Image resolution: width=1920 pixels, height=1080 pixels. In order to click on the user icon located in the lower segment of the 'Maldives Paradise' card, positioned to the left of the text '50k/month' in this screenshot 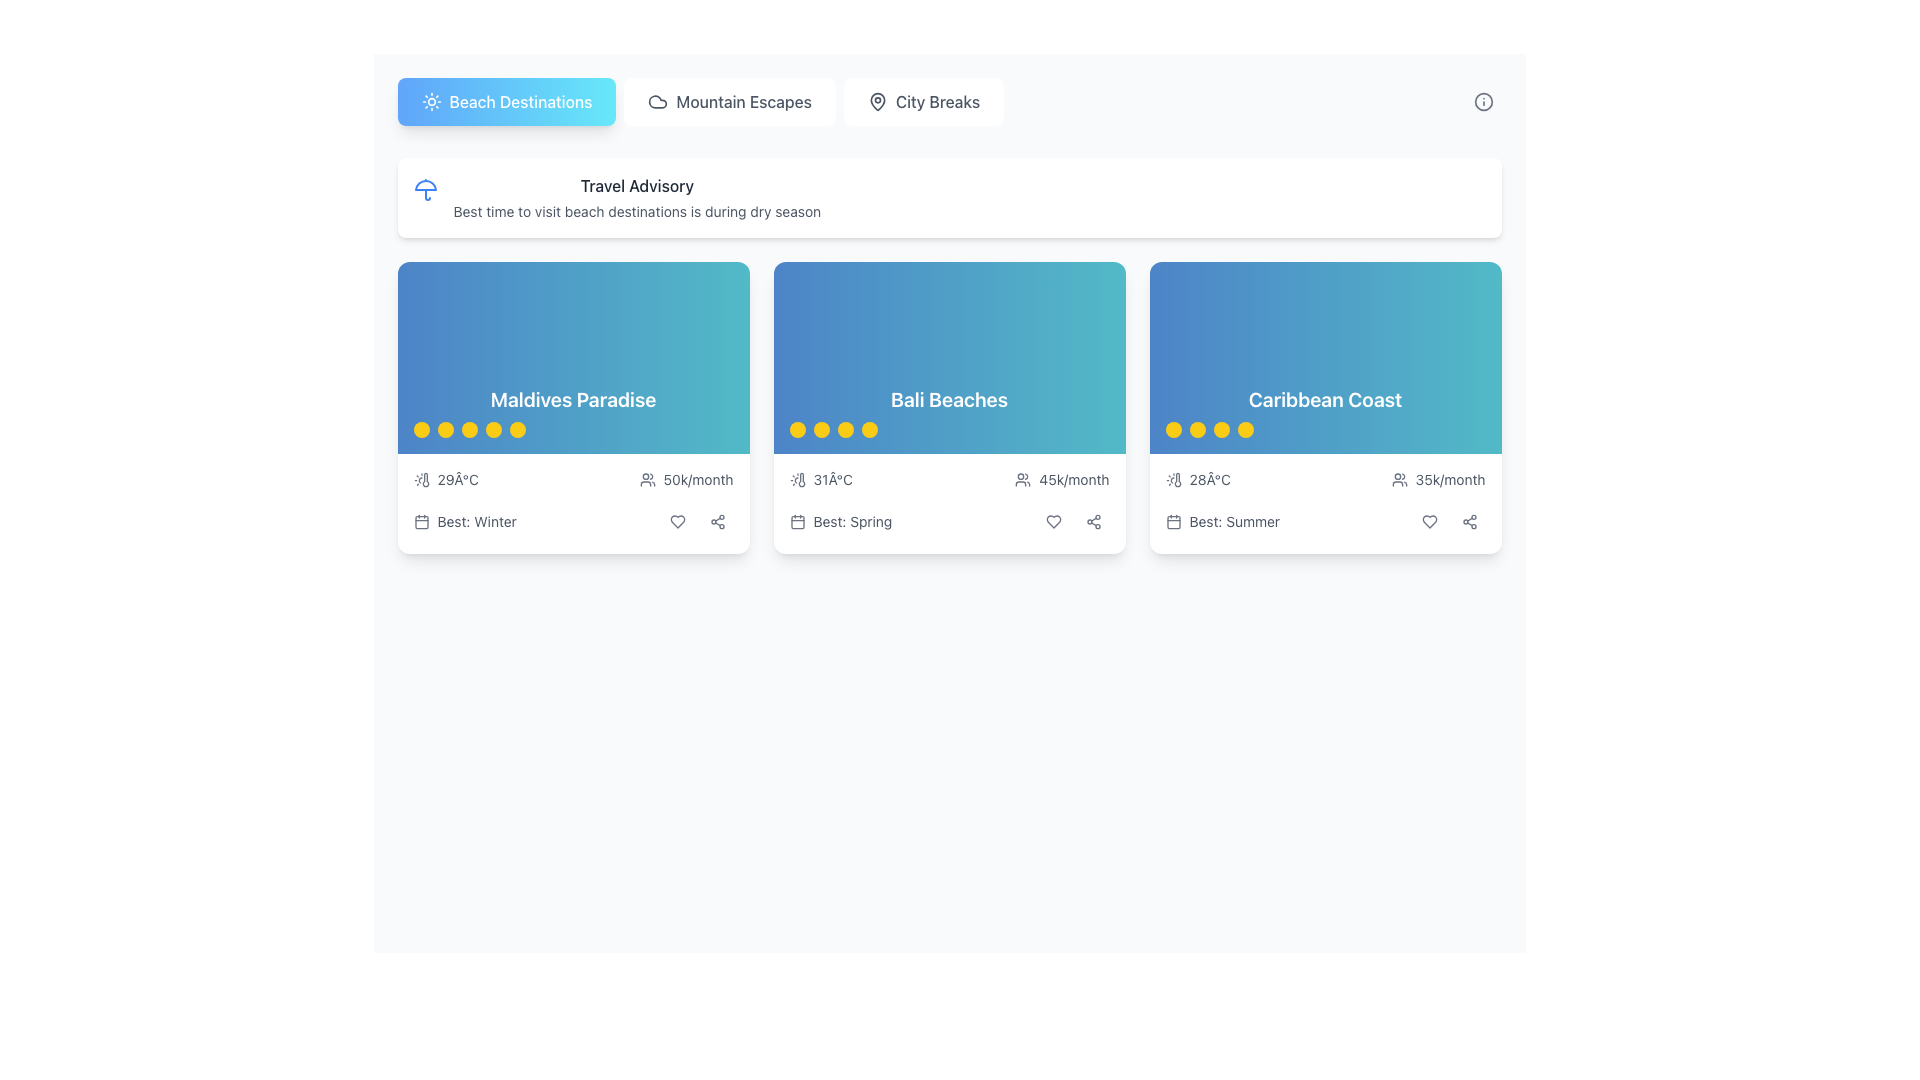, I will do `click(647, 479)`.